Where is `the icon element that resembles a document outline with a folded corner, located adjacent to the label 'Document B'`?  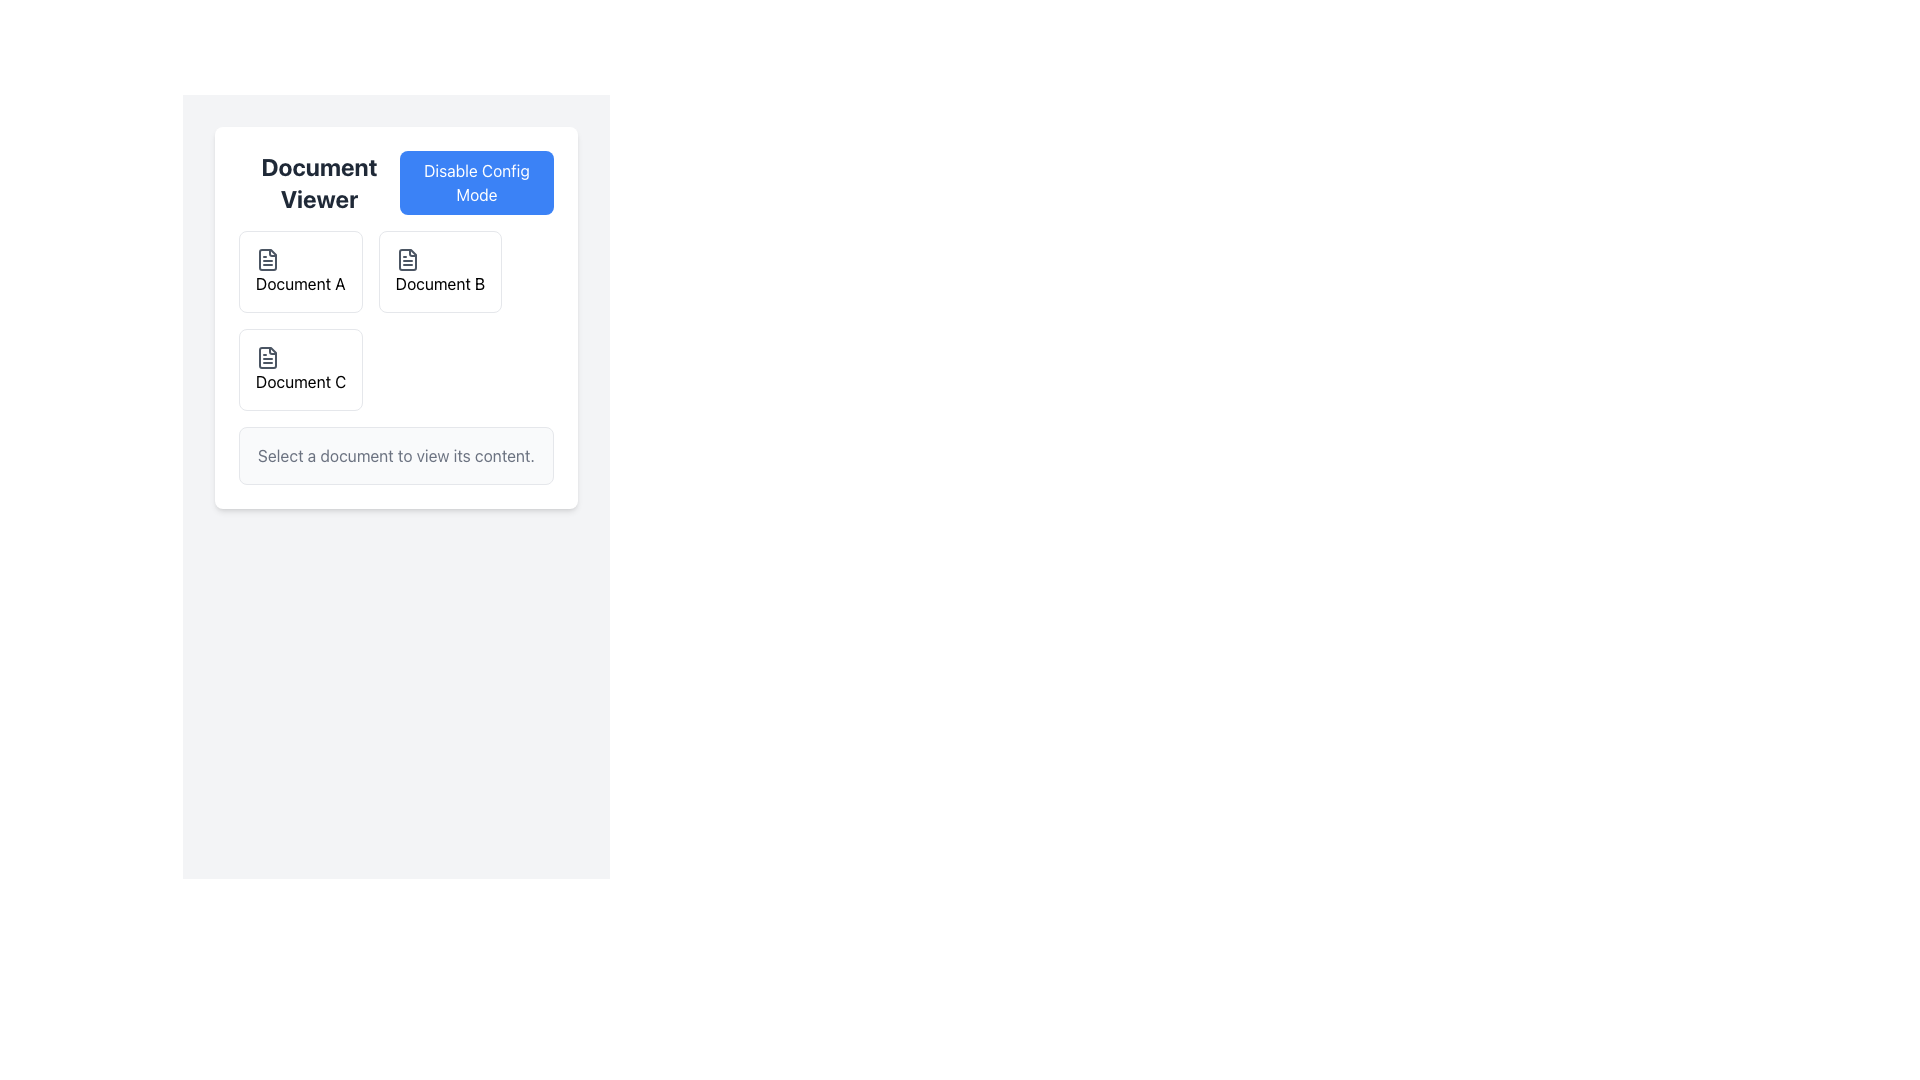
the icon element that resembles a document outline with a folded corner, located adjacent to the label 'Document B' is located at coordinates (406, 258).